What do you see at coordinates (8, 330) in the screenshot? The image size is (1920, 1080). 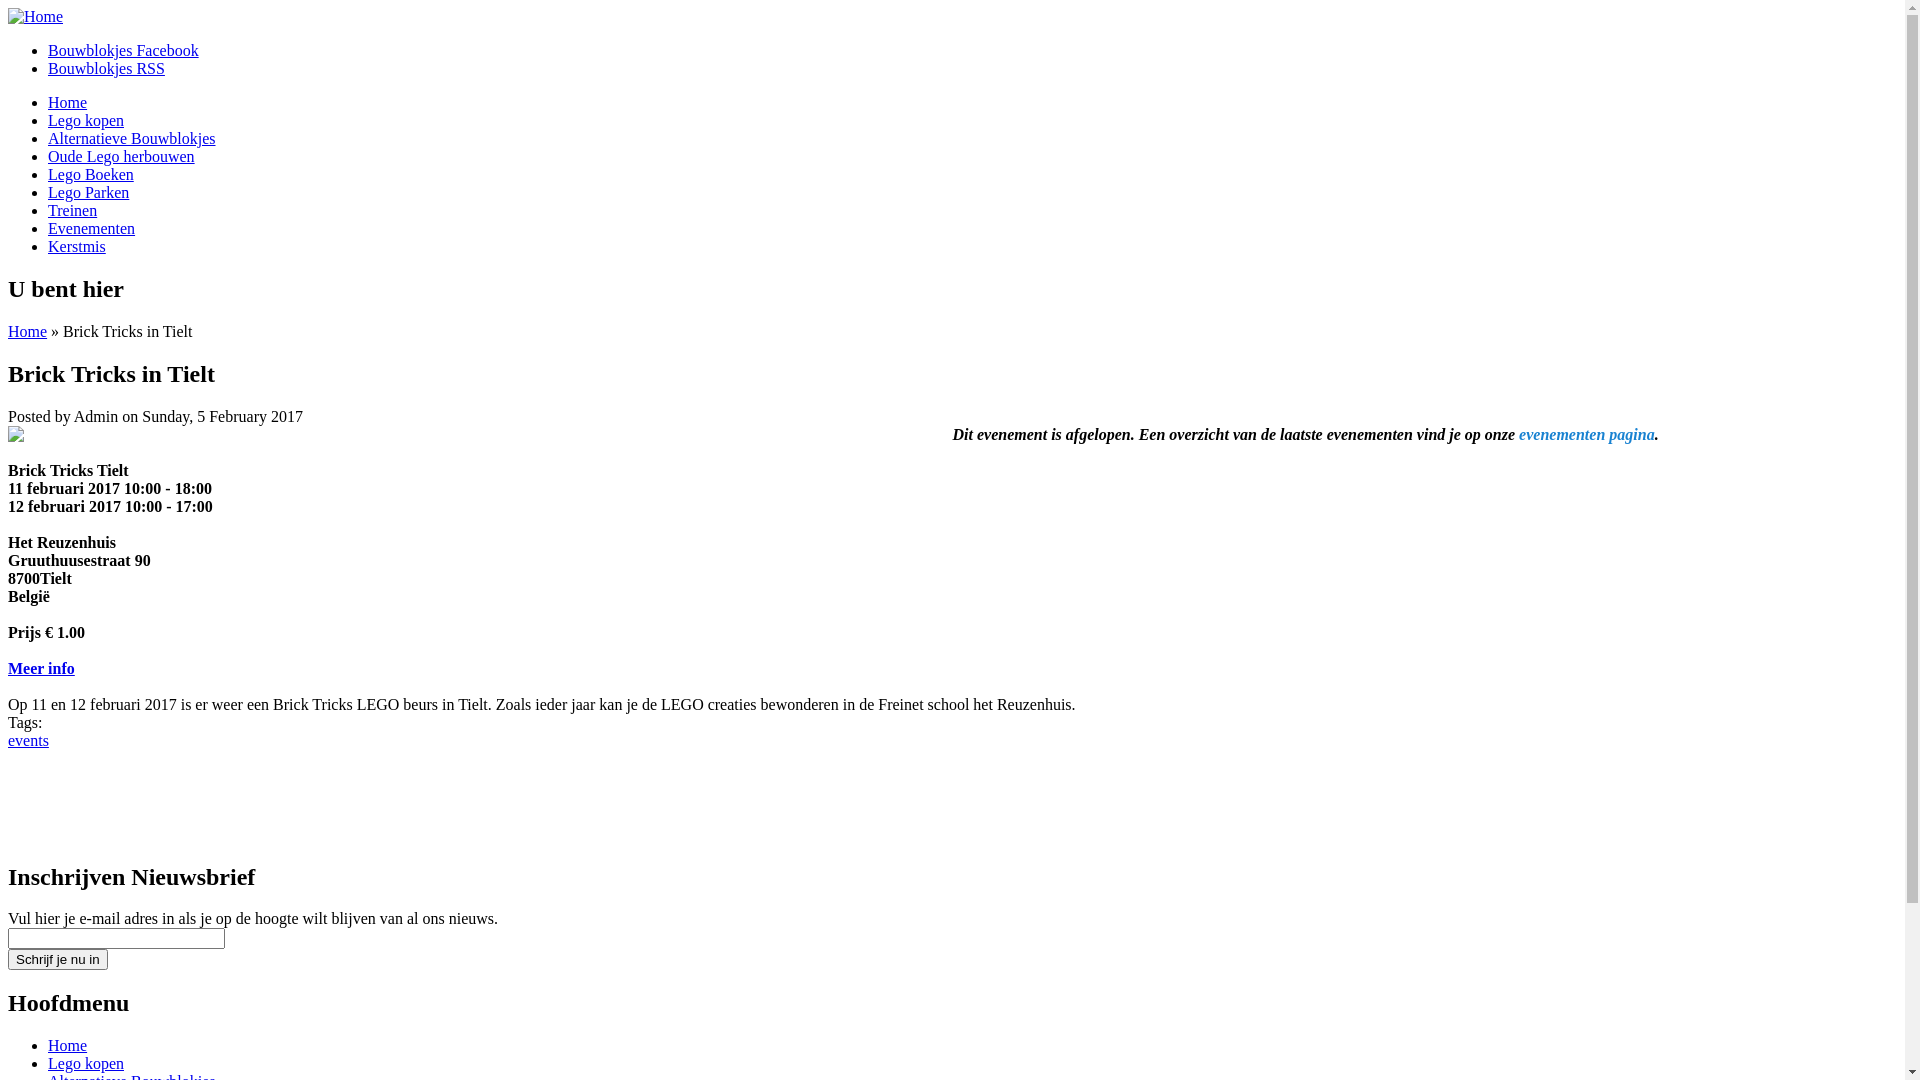 I see `'Home'` at bounding box center [8, 330].